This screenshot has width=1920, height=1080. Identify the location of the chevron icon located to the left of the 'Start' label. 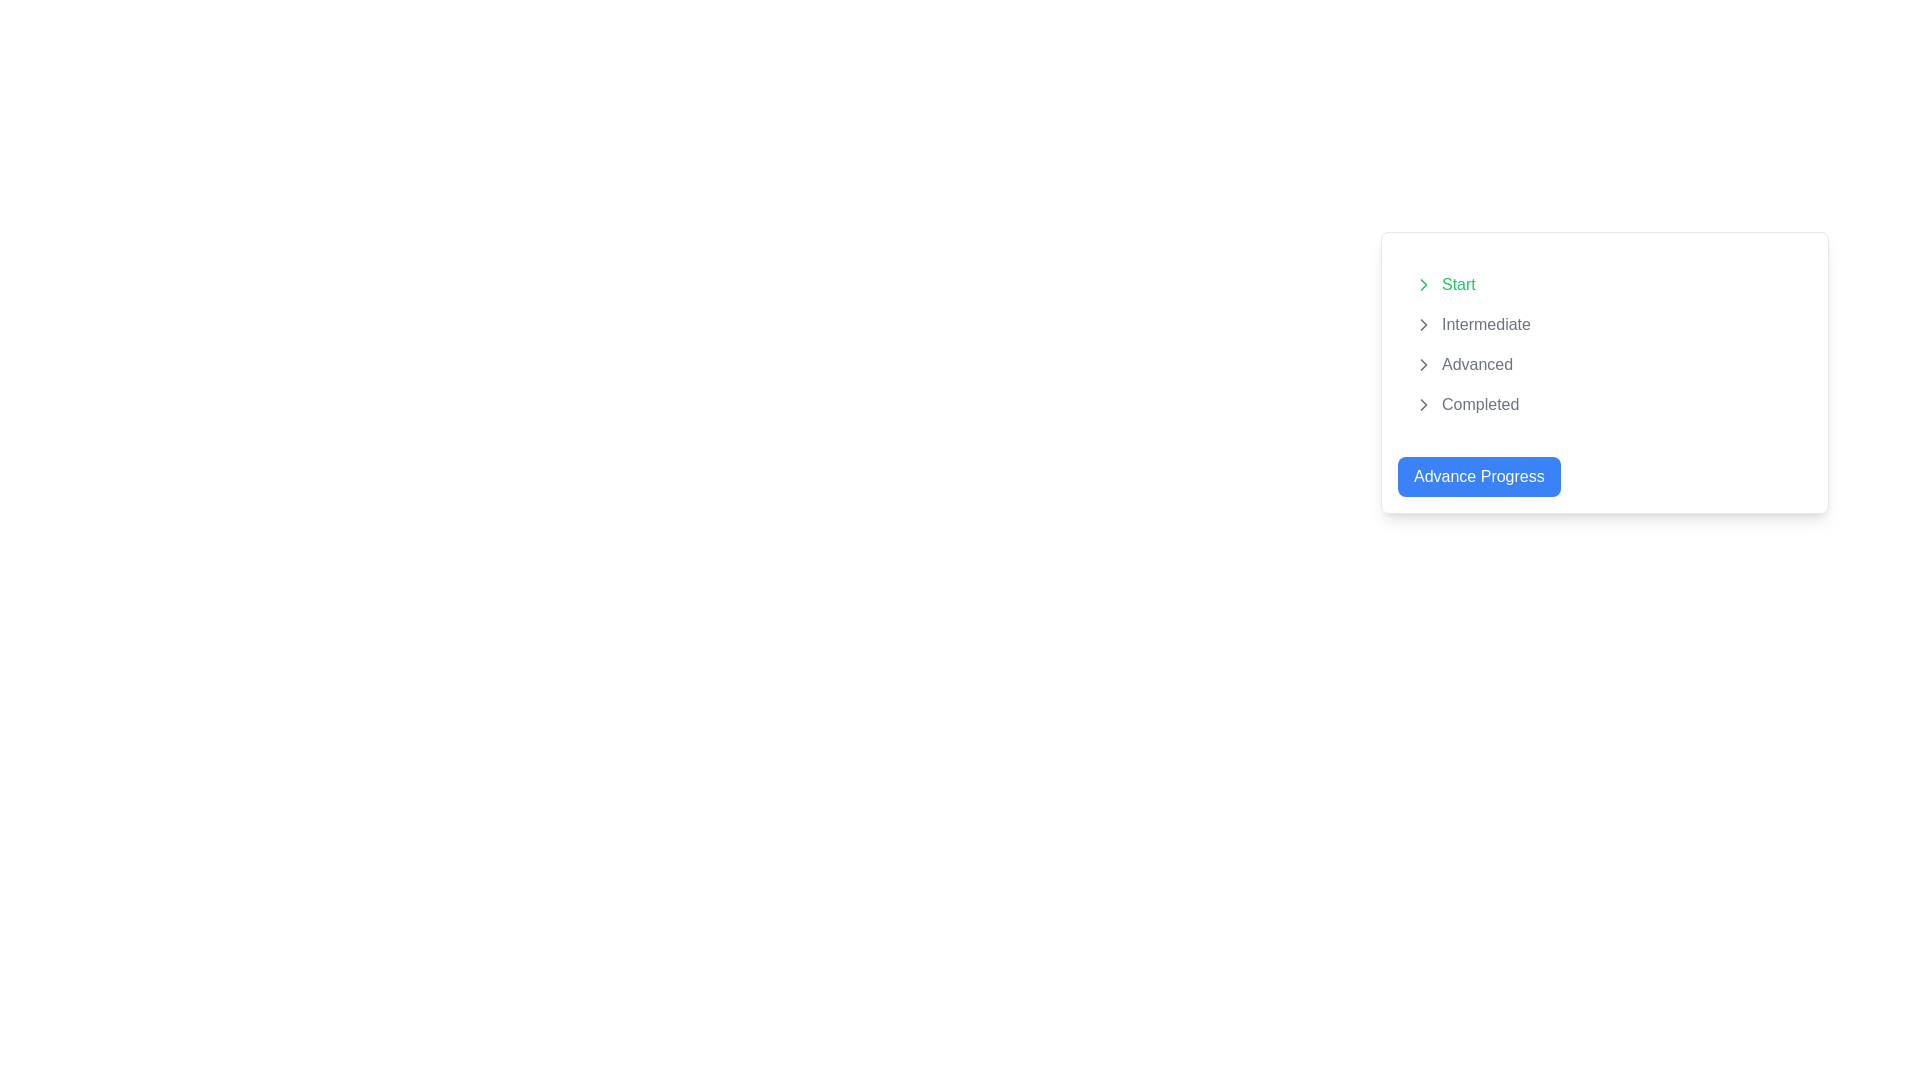
(1423, 285).